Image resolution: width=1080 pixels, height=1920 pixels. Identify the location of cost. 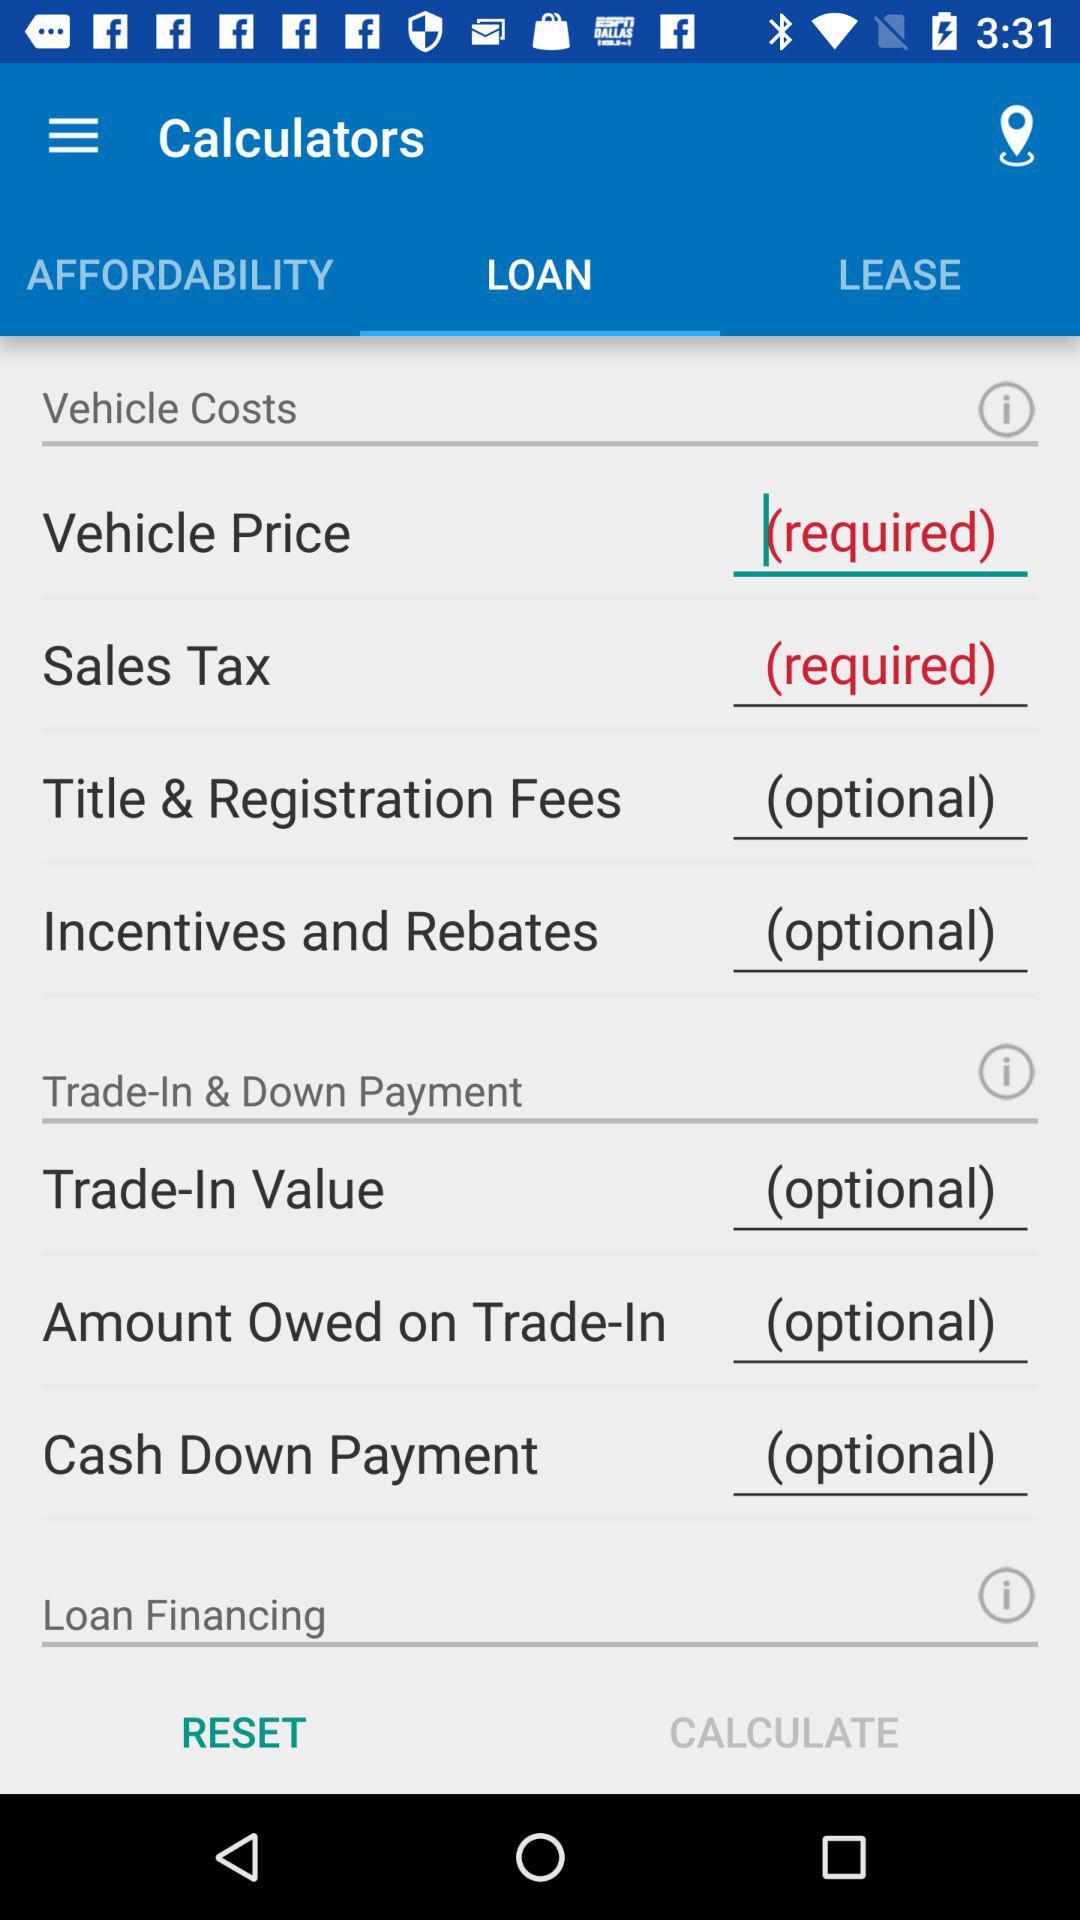
(879, 795).